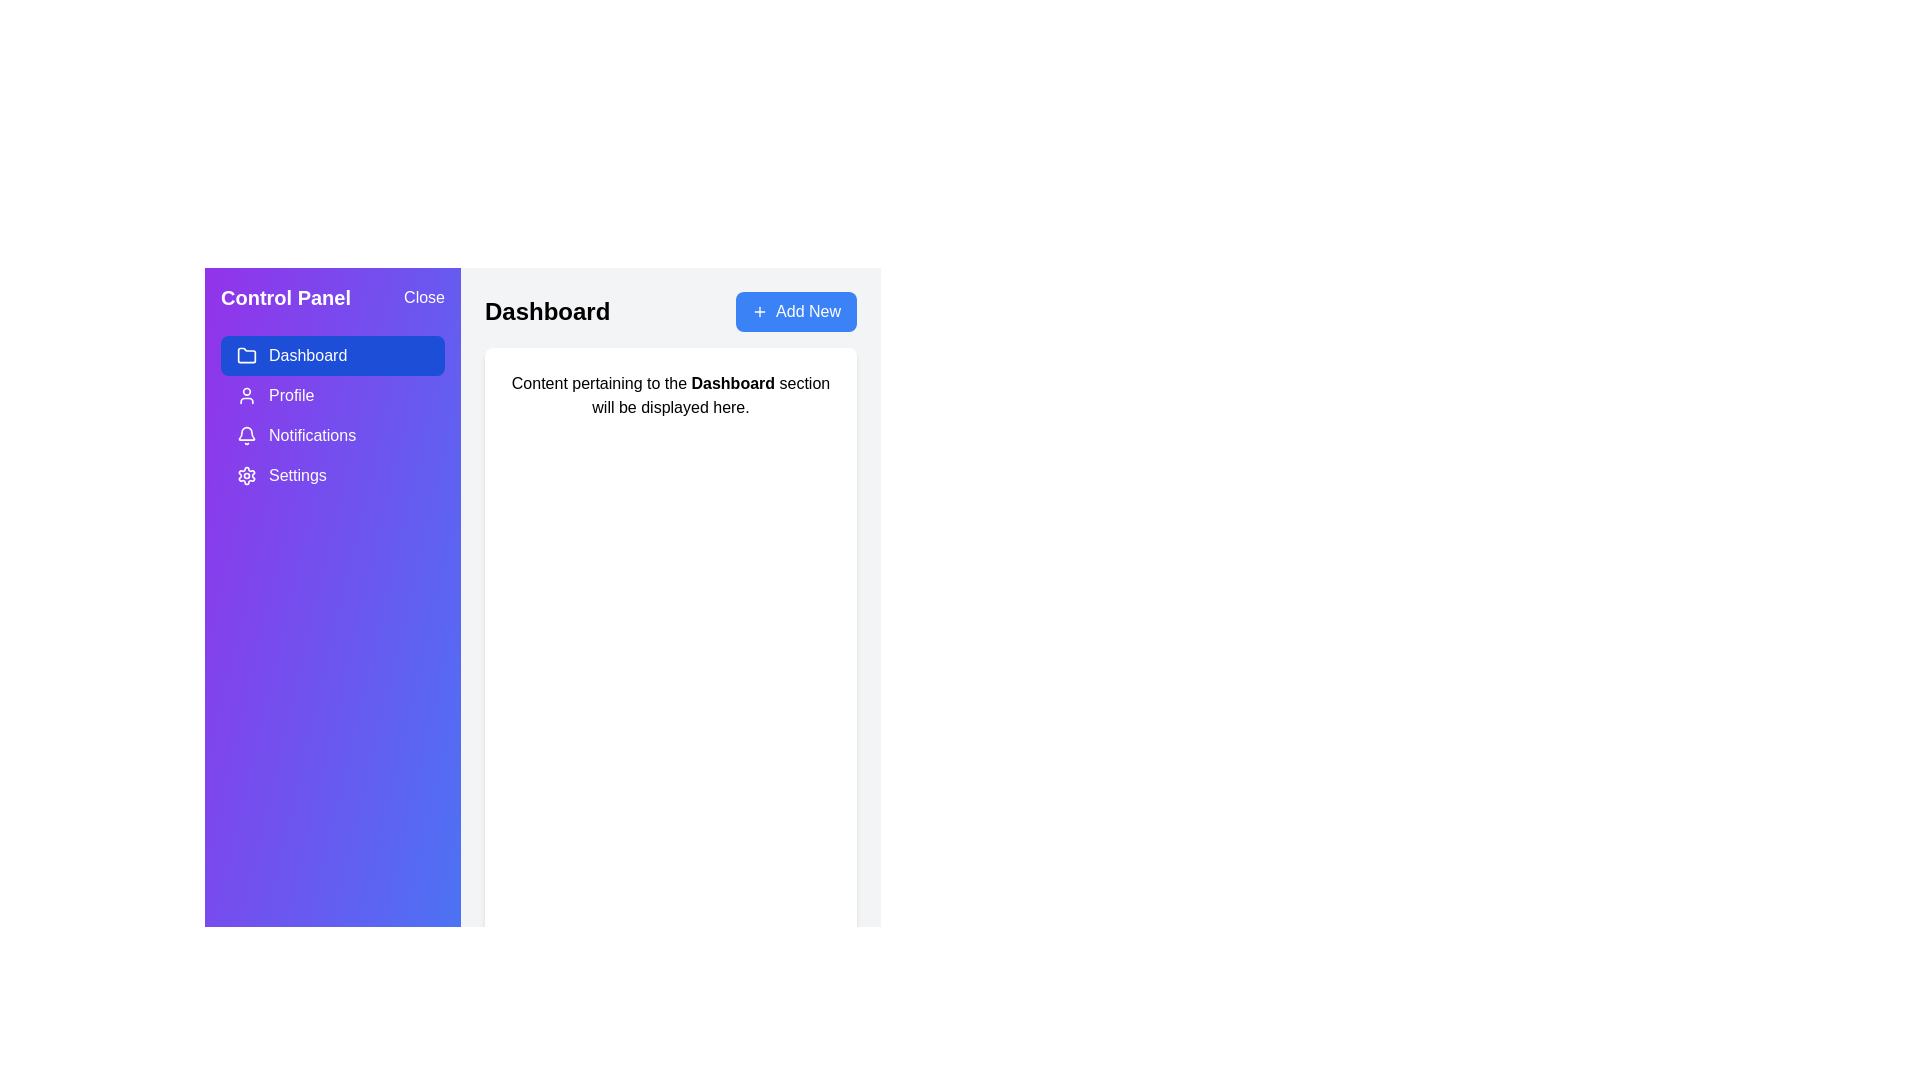 This screenshot has width=1920, height=1080. Describe the element at coordinates (332, 396) in the screenshot. I see `the Profile section in the drawer menu` at that location.